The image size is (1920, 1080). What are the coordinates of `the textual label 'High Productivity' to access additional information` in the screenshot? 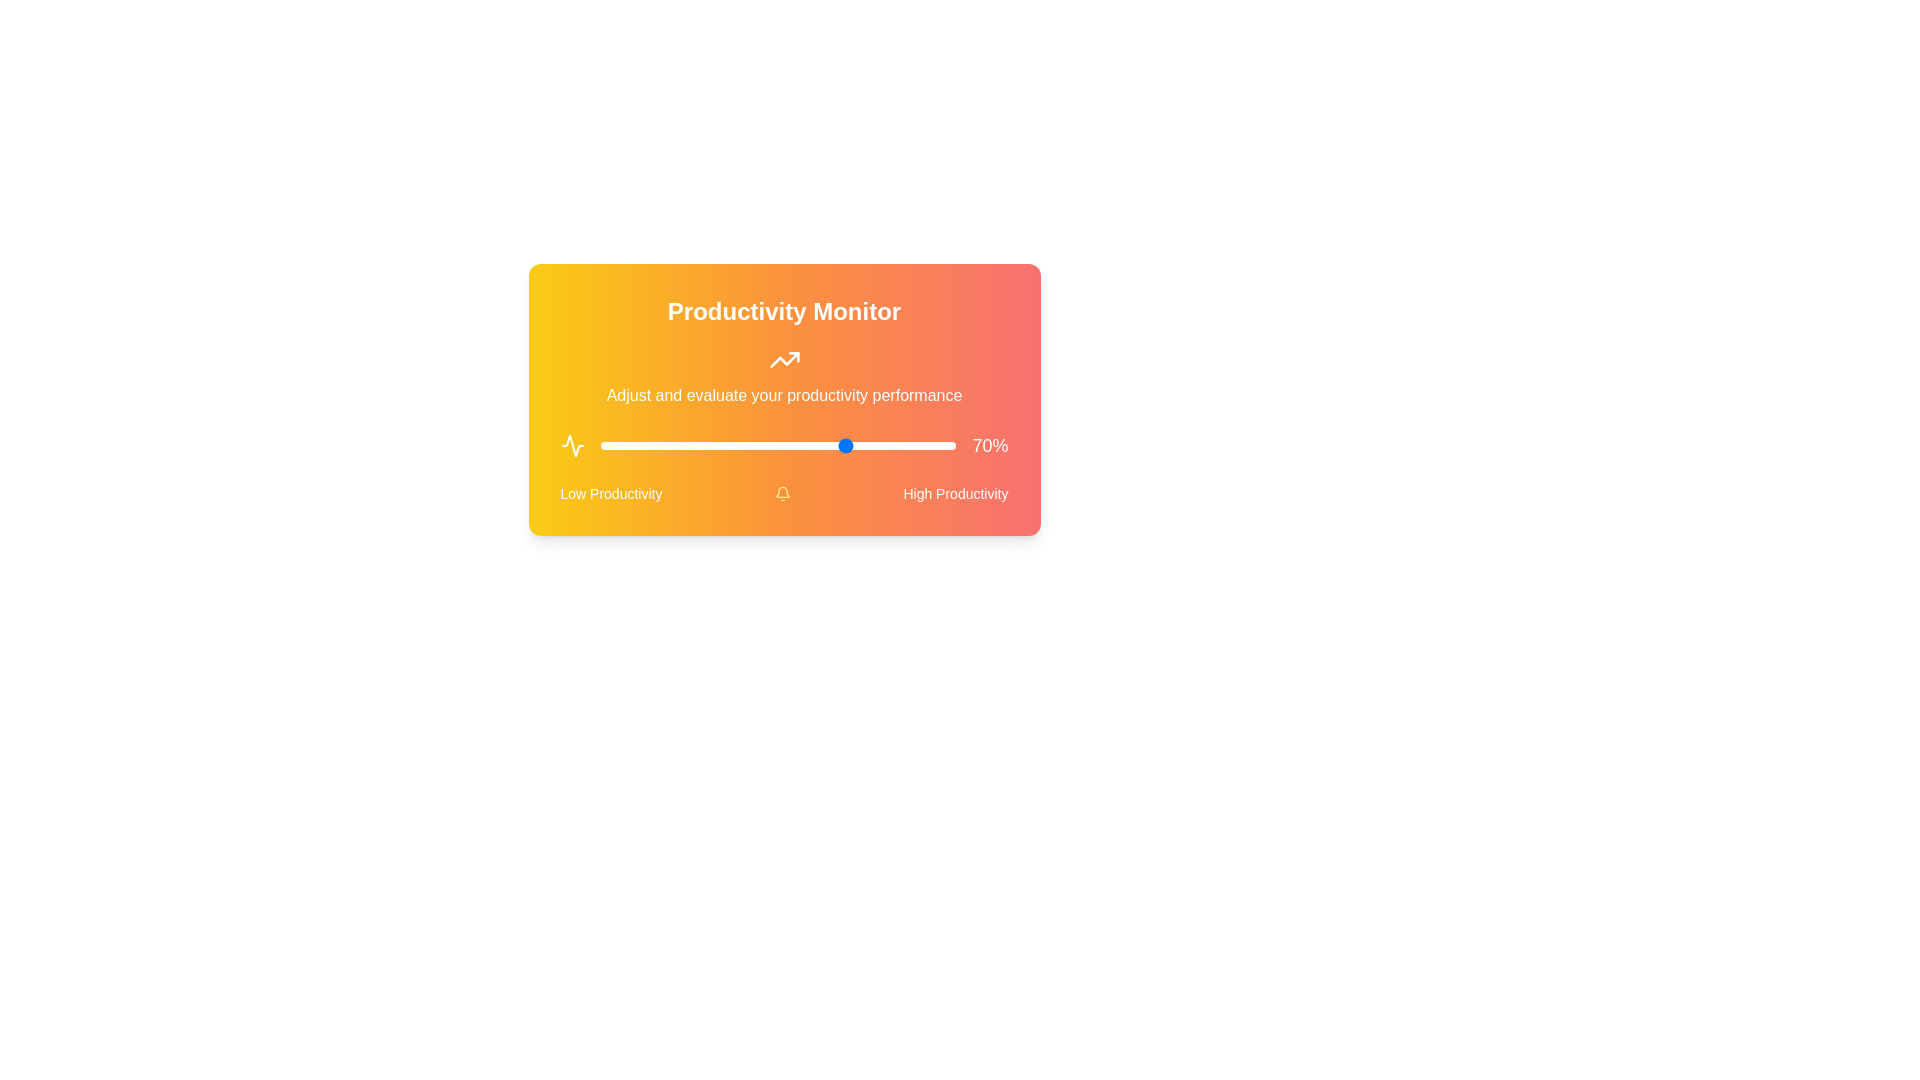 It's located at (954, 493).